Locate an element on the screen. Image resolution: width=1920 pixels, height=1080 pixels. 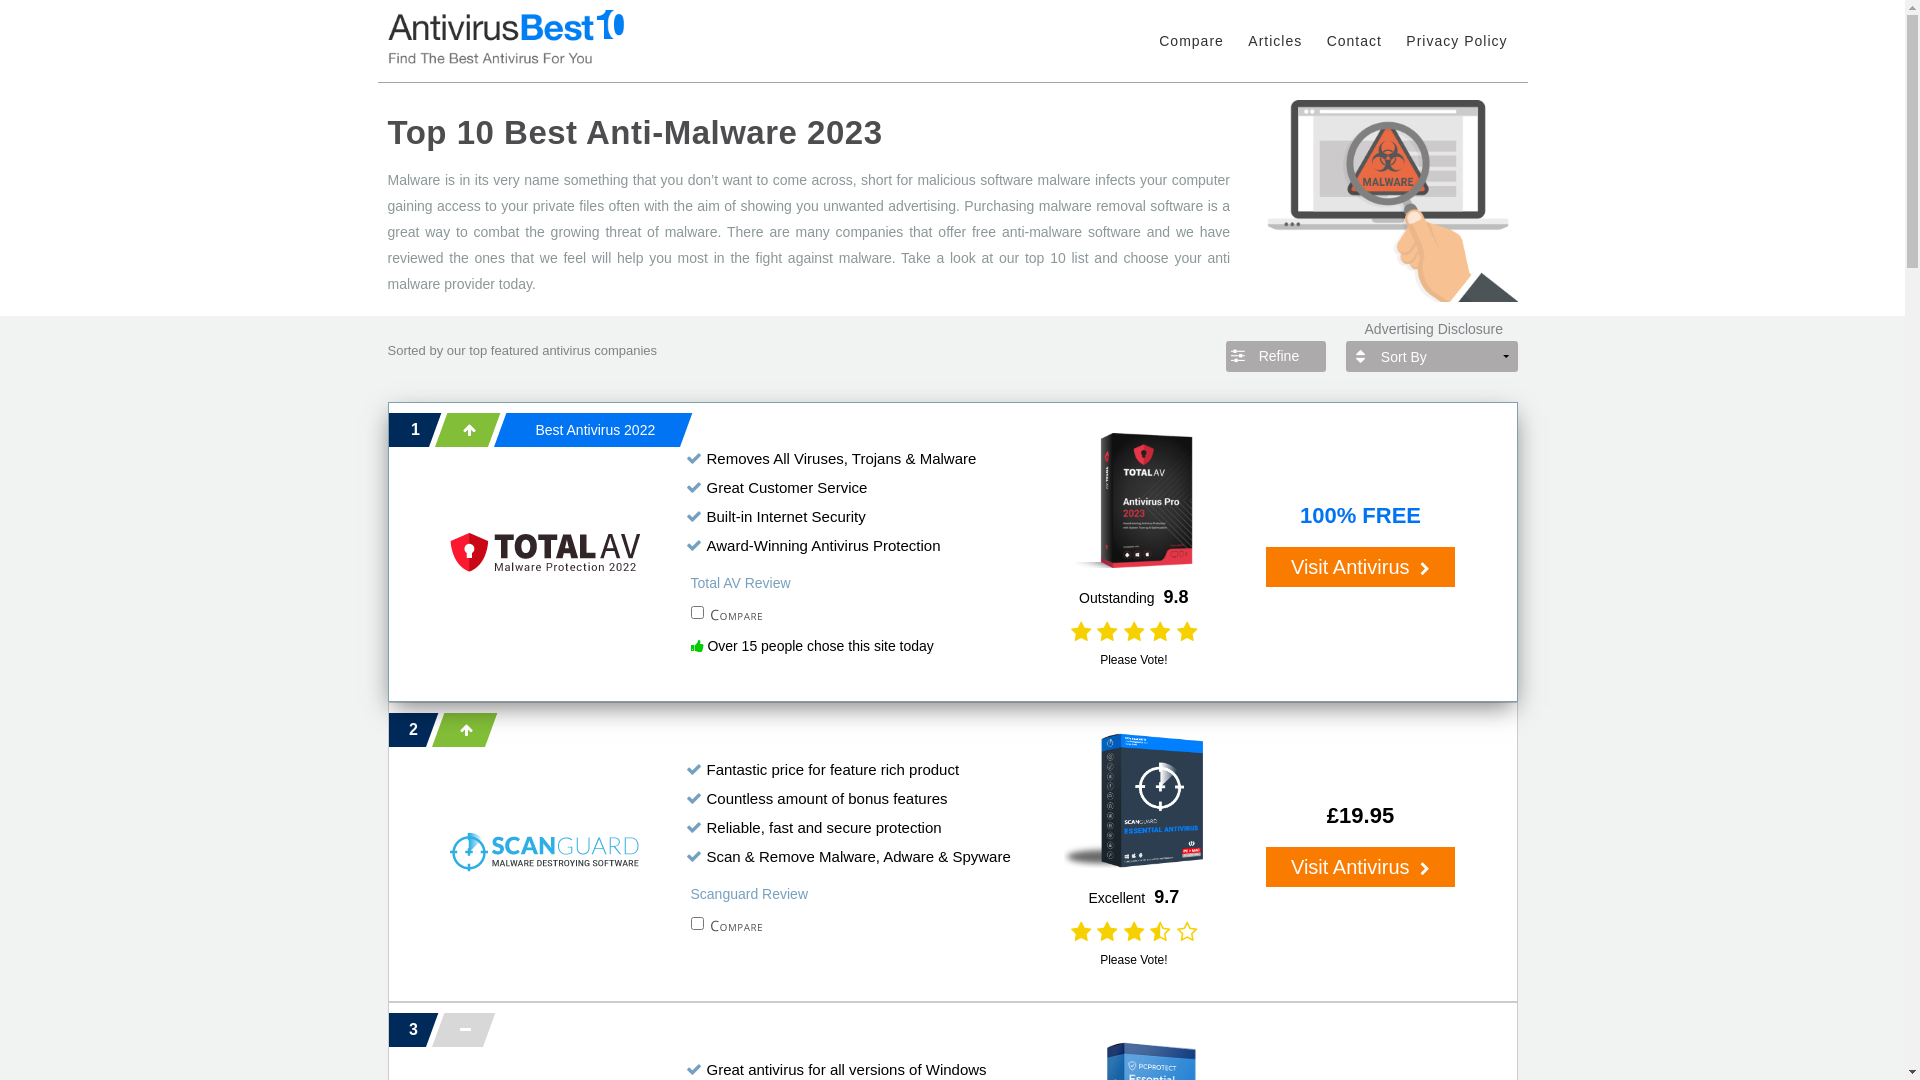
'Scanguard' is located at coordinates (544, 852).